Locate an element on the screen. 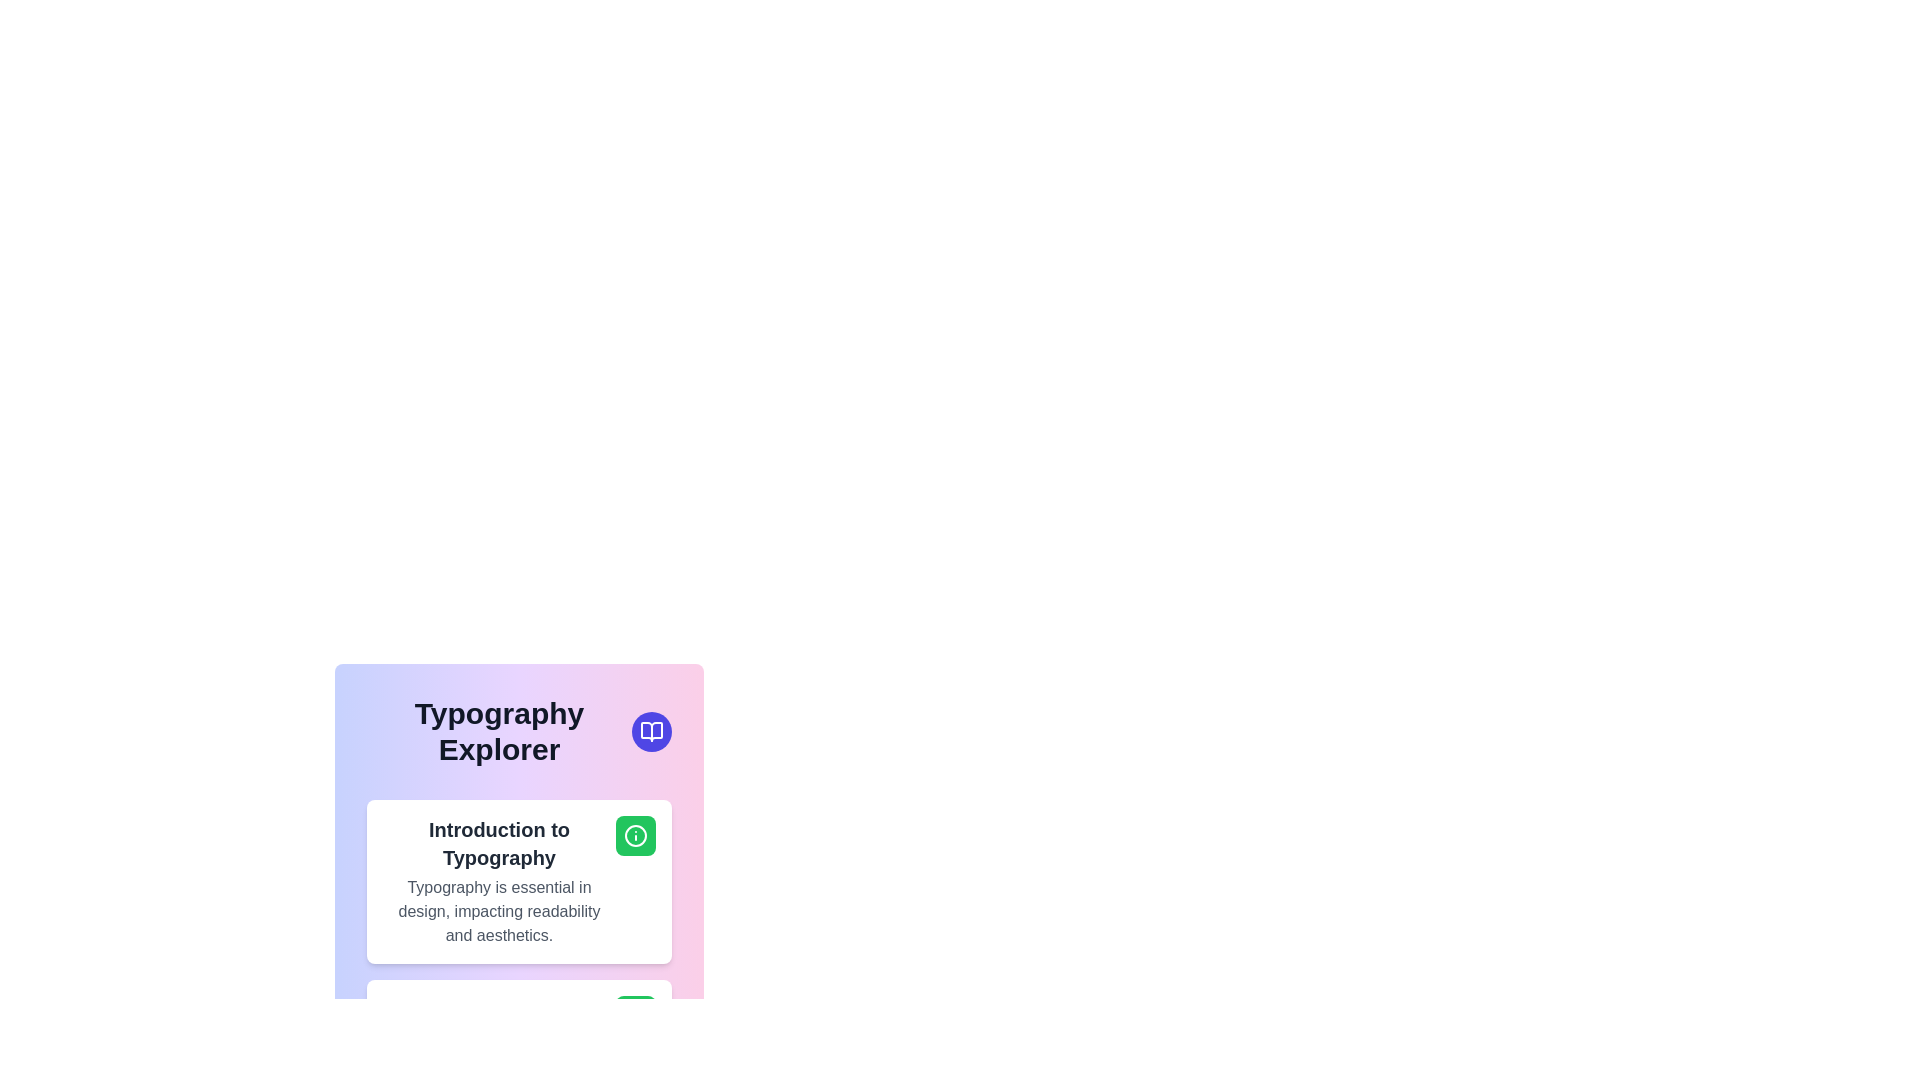  the interactive visual indicator icon located in the top-right corner of the 'Typography Explorer' card is located at coordinates (652, 732).